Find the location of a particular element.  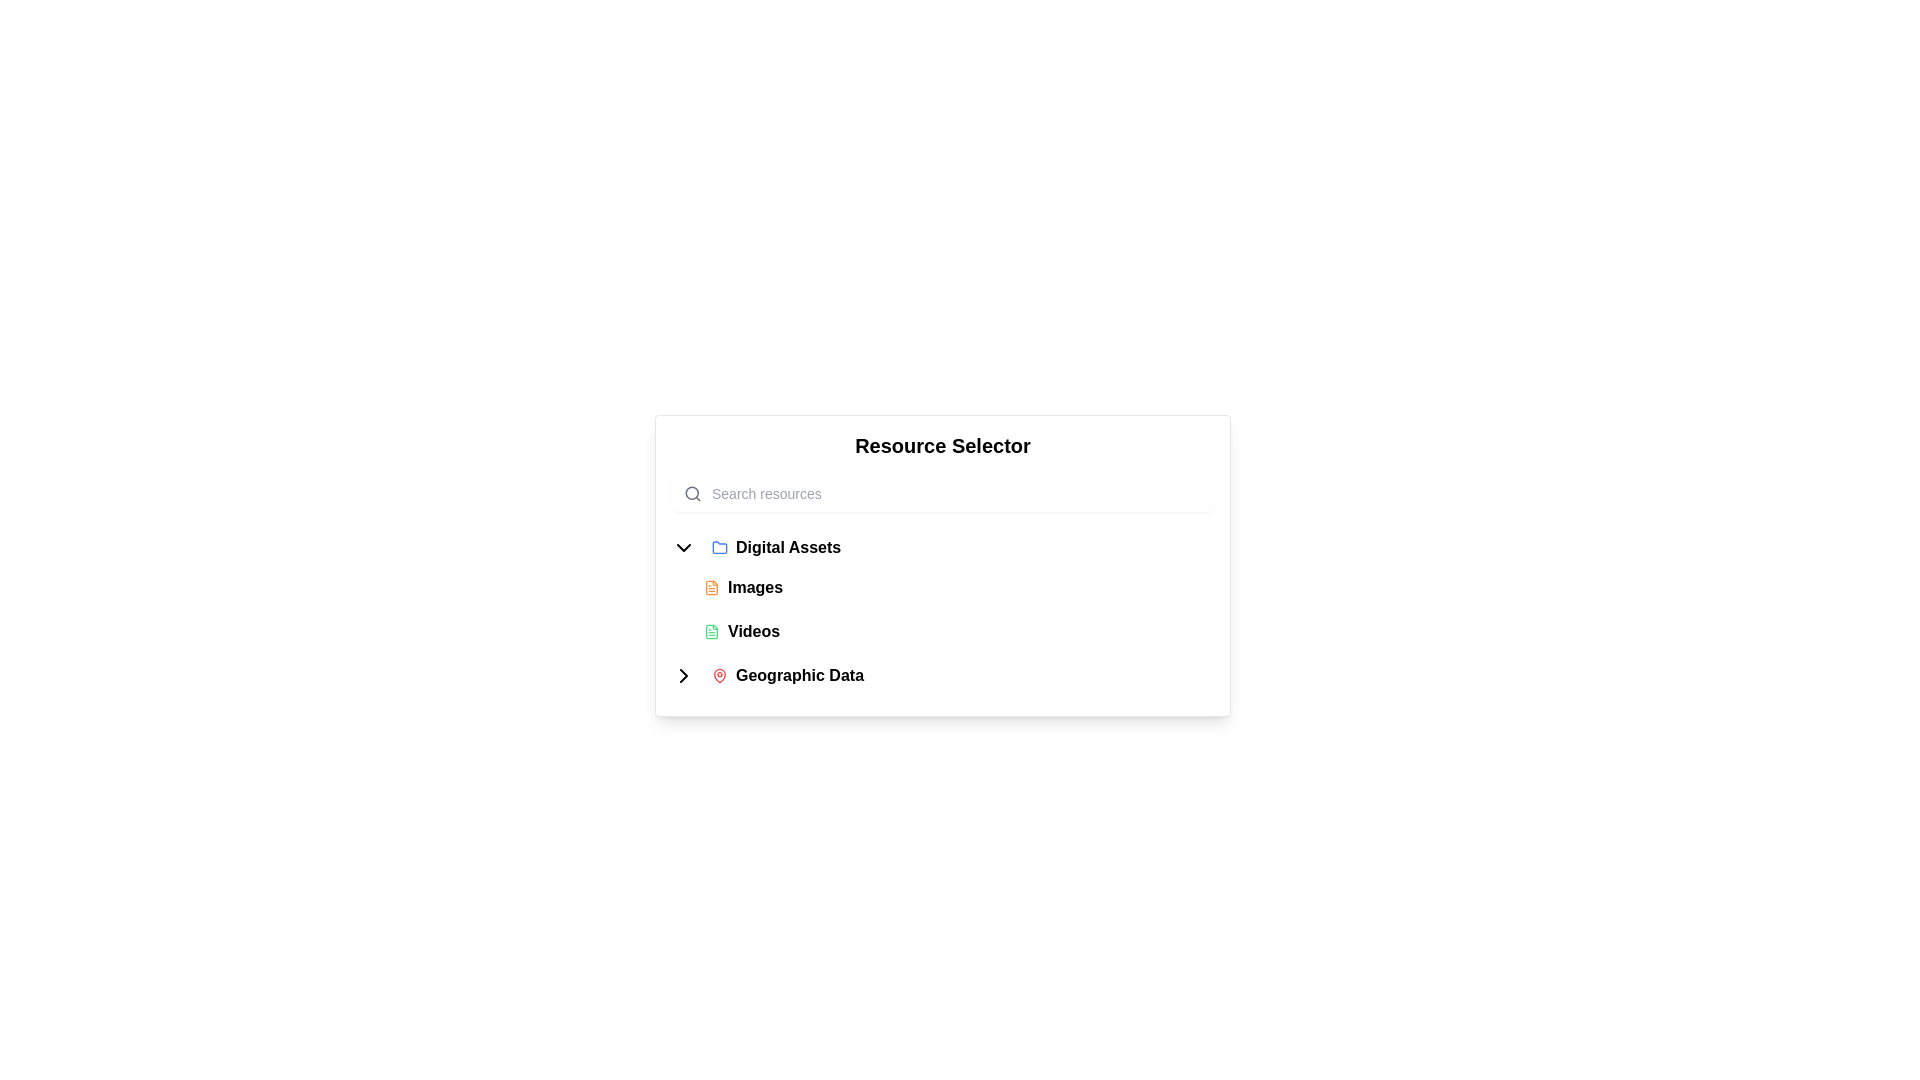

the SVG-based icon representing a folder is located at coordinates (720, 547).